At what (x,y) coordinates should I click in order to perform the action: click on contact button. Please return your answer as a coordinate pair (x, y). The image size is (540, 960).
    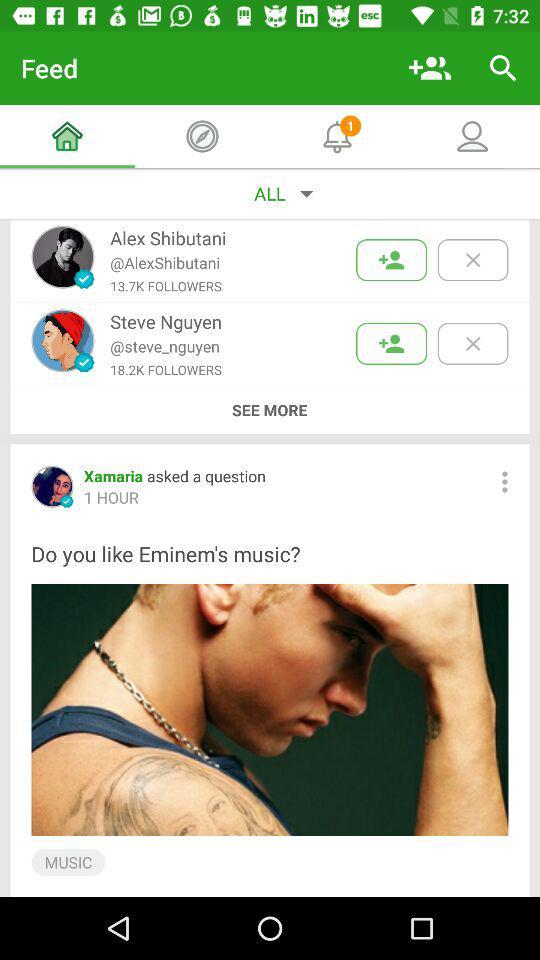
    Looking at the image, I should click on (391, 259).